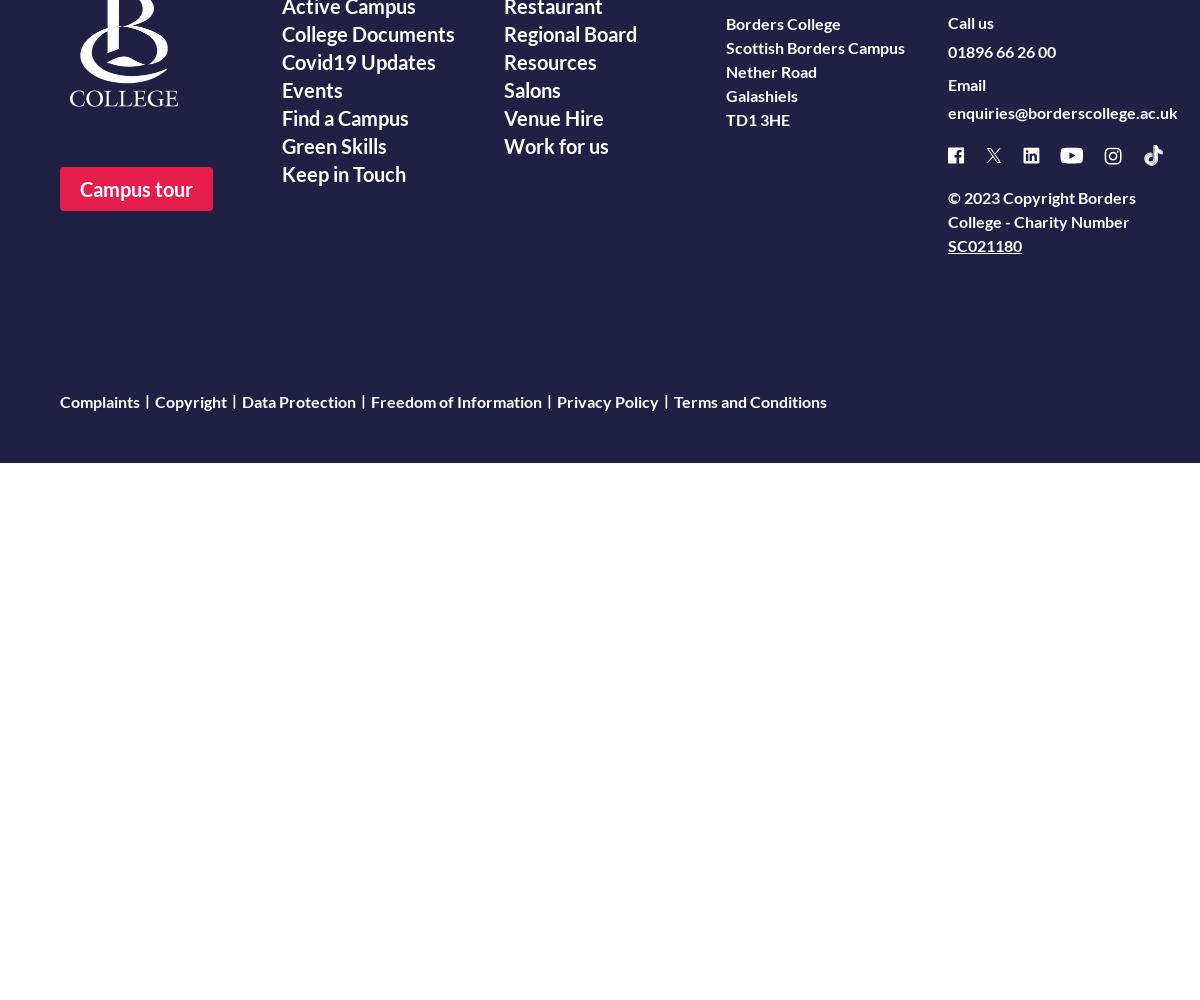 This screenshot has height=1000, width=1200. What do you see at coordinates (345, 117) in the screenshot?
I see `'Find a Campus'` at bounding box center [345, 117].